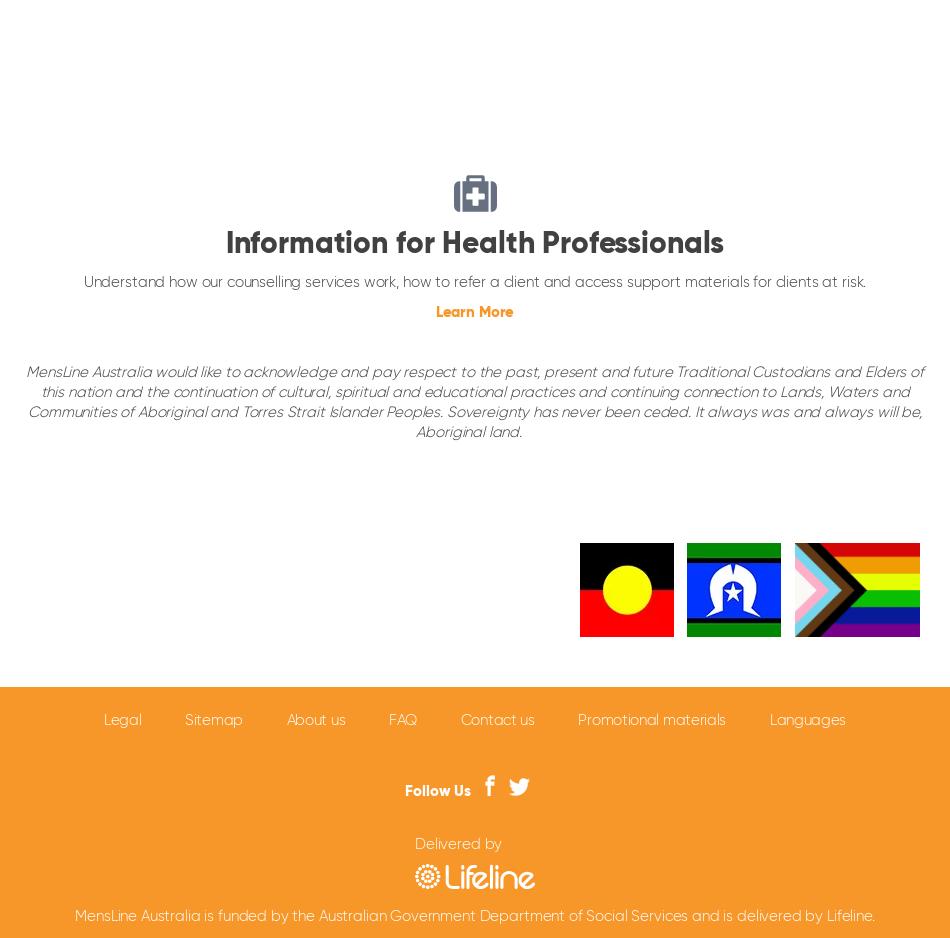 The width and height of the screenshot is (950, 938). What do you see at coordinates (473, 282) in the screenshot?
I see `'Understand how our counselling services work, how to refer a client and access support materials for clients at risk.'` at bounding box center [473, 282].